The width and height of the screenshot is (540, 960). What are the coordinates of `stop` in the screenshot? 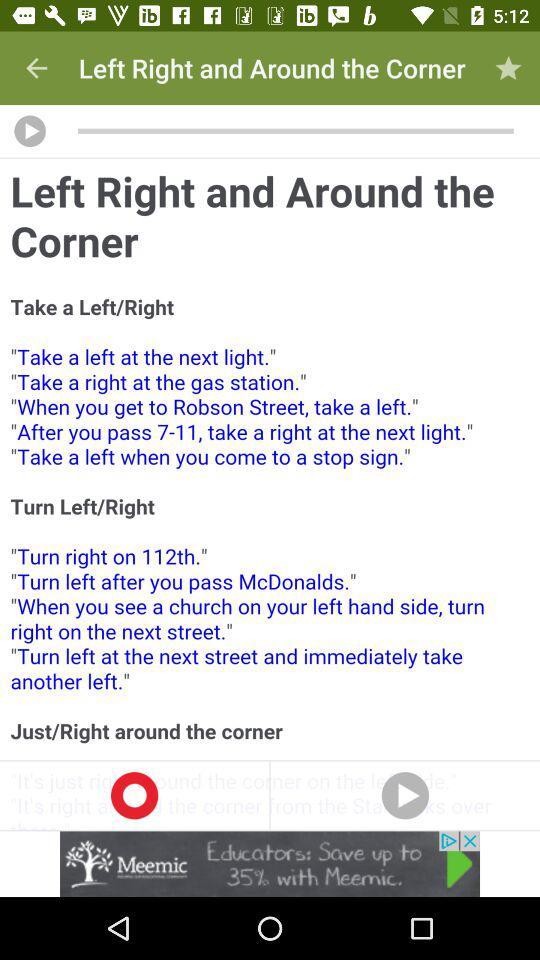 It's located at (134, 795).